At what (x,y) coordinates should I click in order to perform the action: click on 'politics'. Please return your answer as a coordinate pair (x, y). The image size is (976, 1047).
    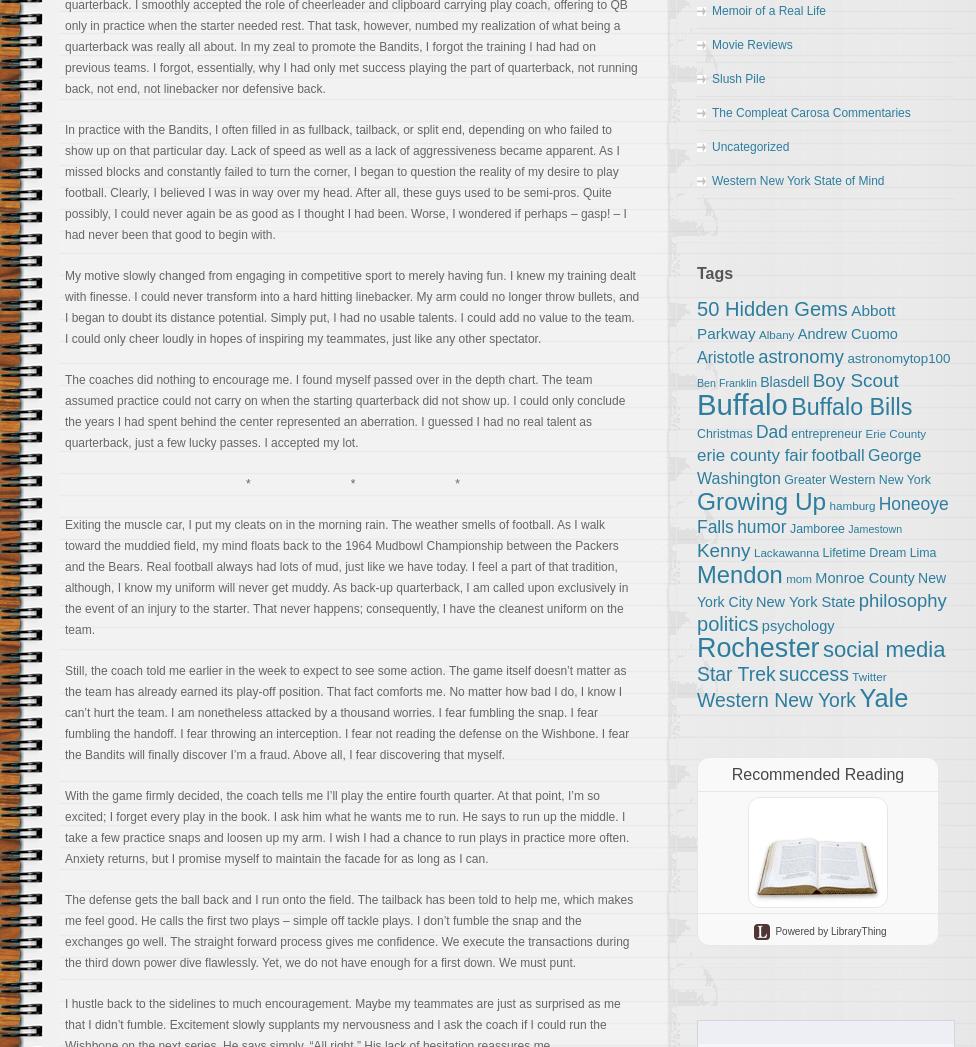
    Looking at the image, I should click on (695, 624).